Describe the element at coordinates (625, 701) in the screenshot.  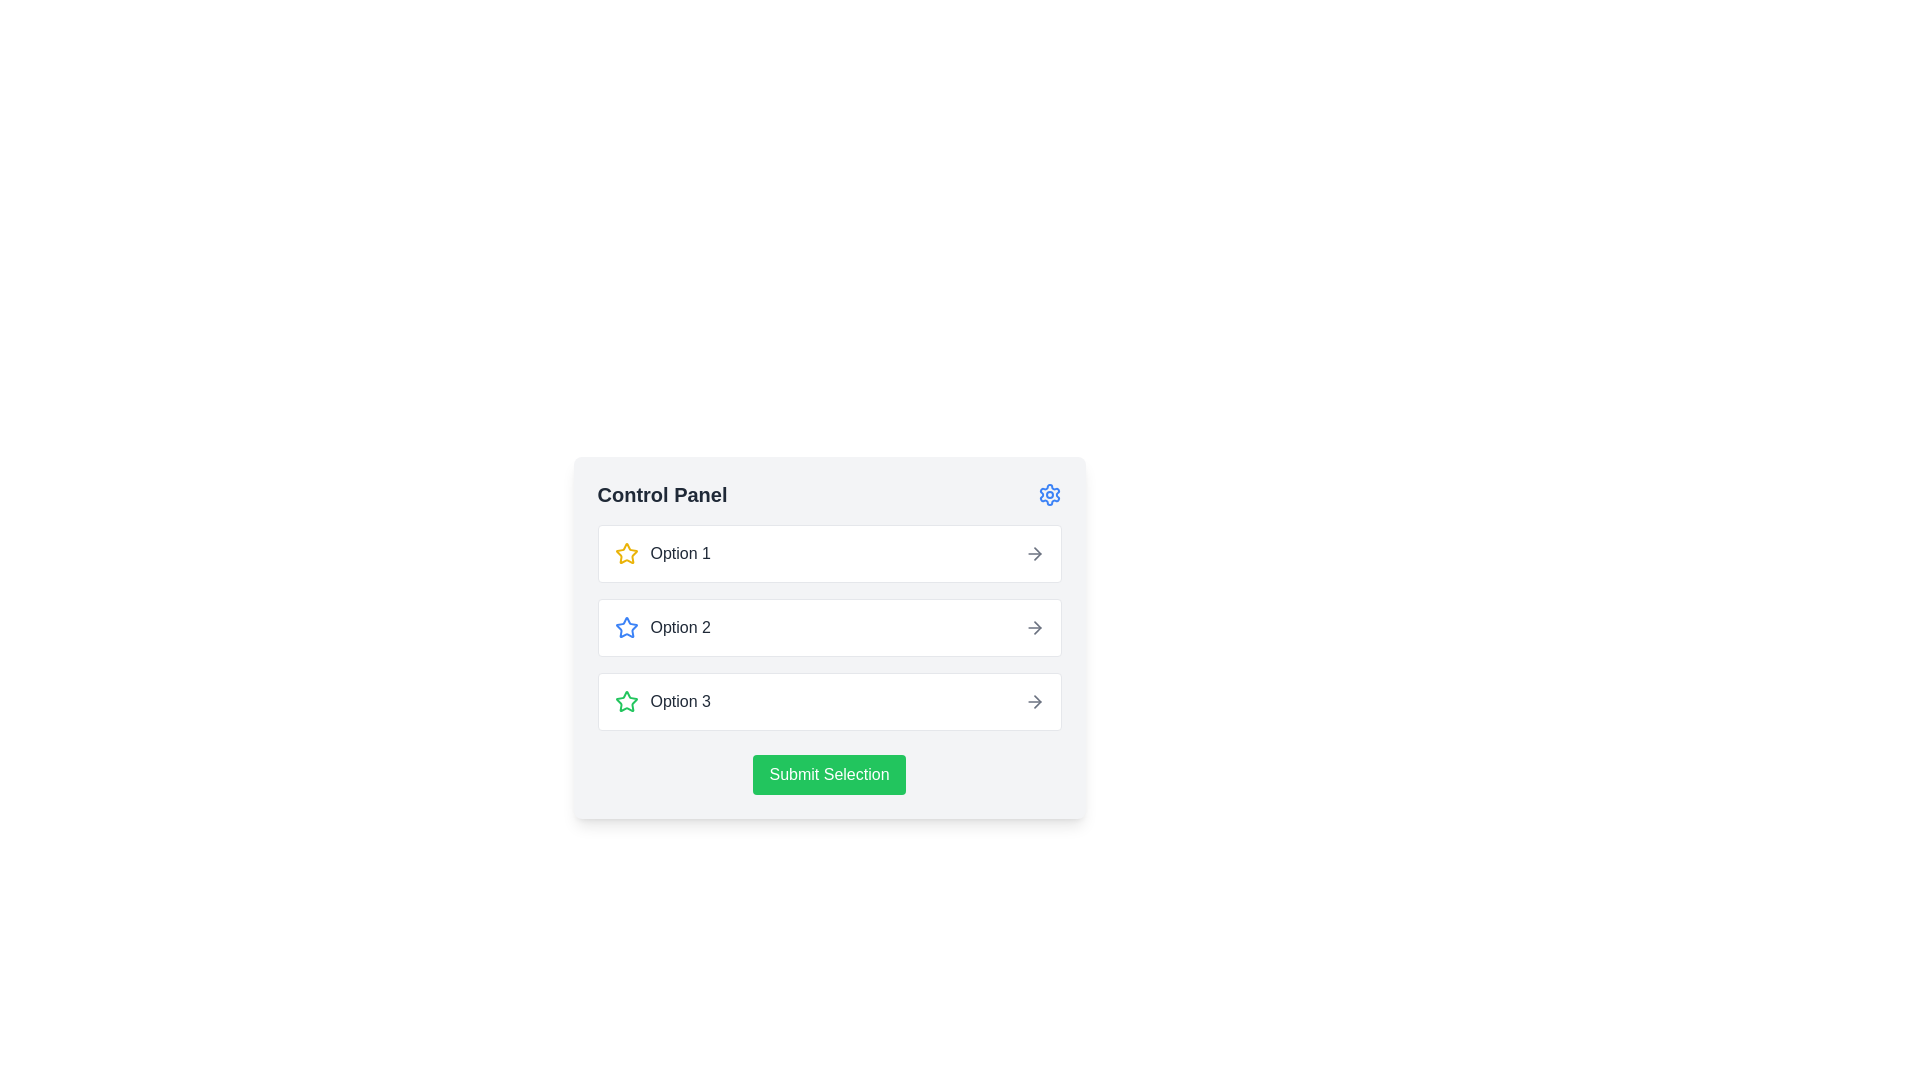
I see `the star-shaped icon outlined in green, located before the text 'Option 3' in the control panel` at that location.